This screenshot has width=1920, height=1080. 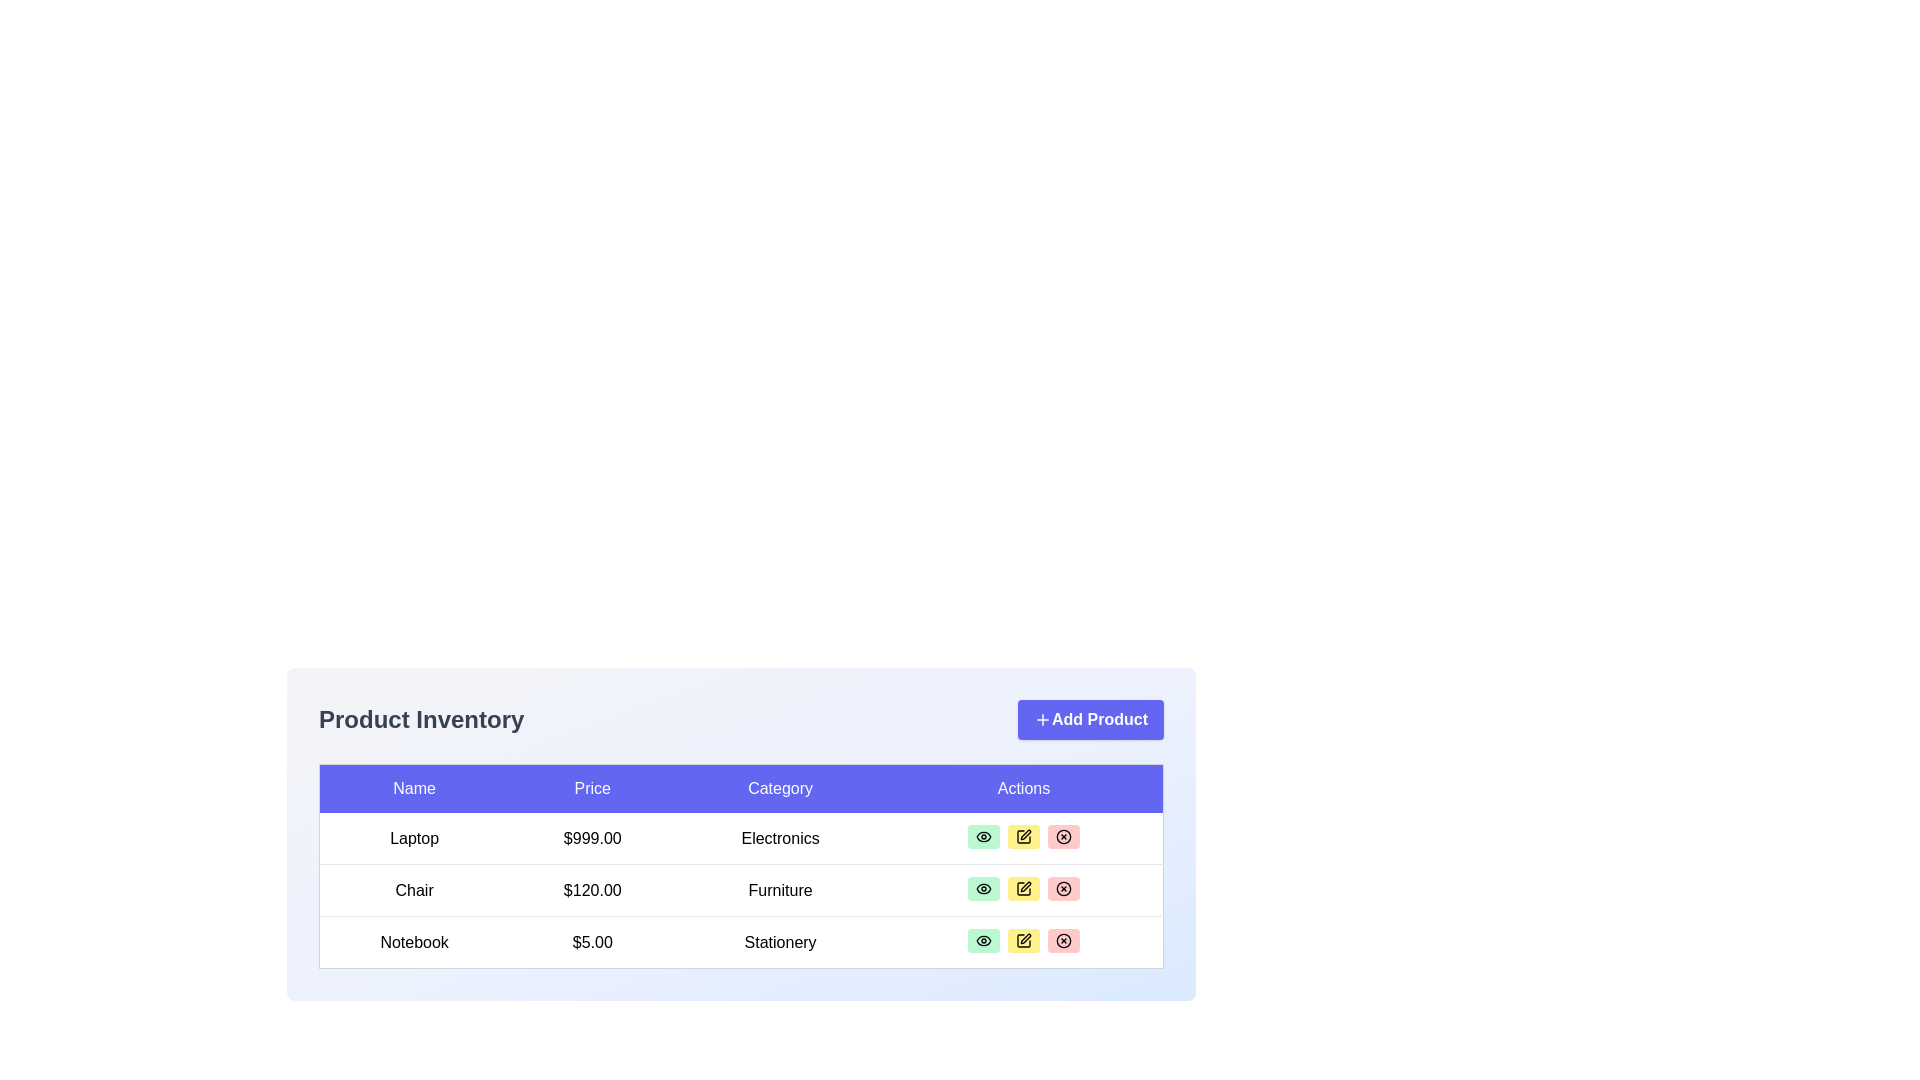 What do you see at coordinates (779, 889) in the screenshot?
I see `the text label displaying the product category for 'Chair' in the table row` at bounding box center [779, 889].